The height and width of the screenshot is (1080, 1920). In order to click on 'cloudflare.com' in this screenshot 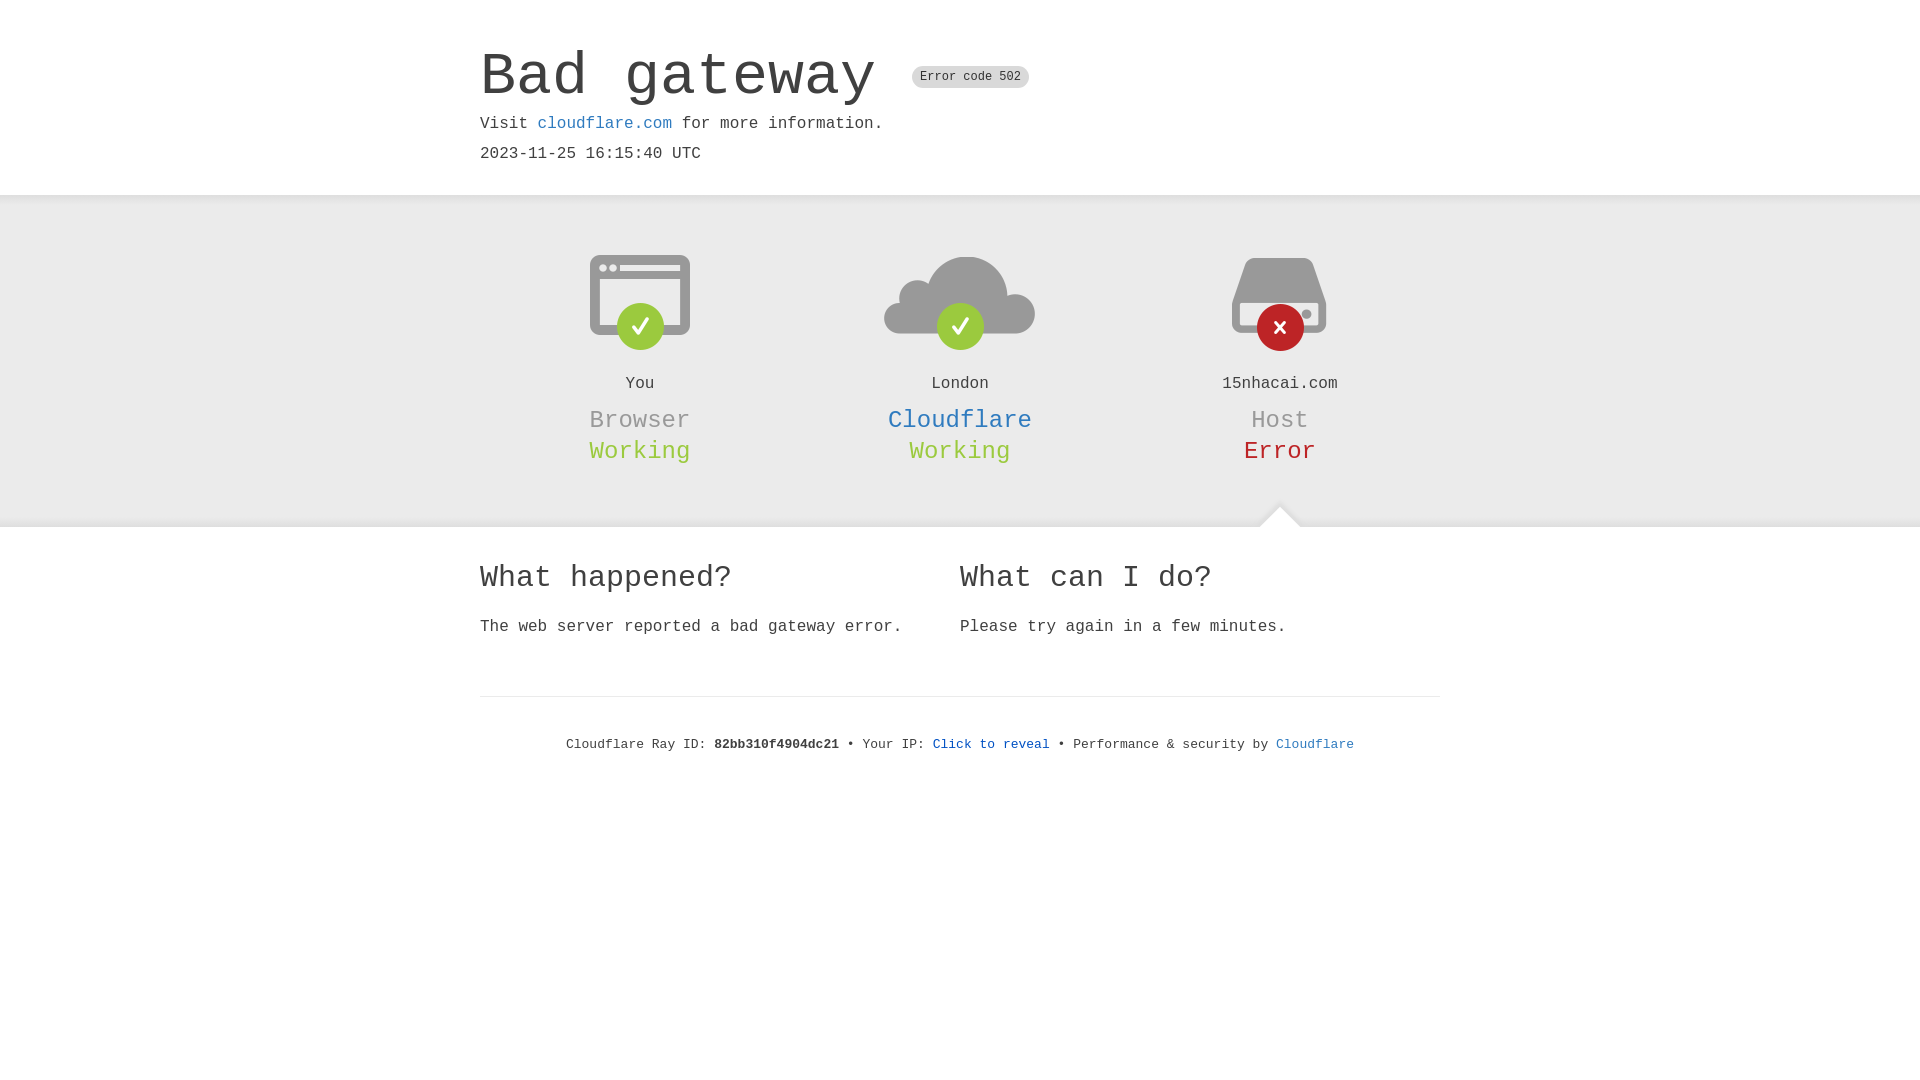, I will do `click(603, 123)`.